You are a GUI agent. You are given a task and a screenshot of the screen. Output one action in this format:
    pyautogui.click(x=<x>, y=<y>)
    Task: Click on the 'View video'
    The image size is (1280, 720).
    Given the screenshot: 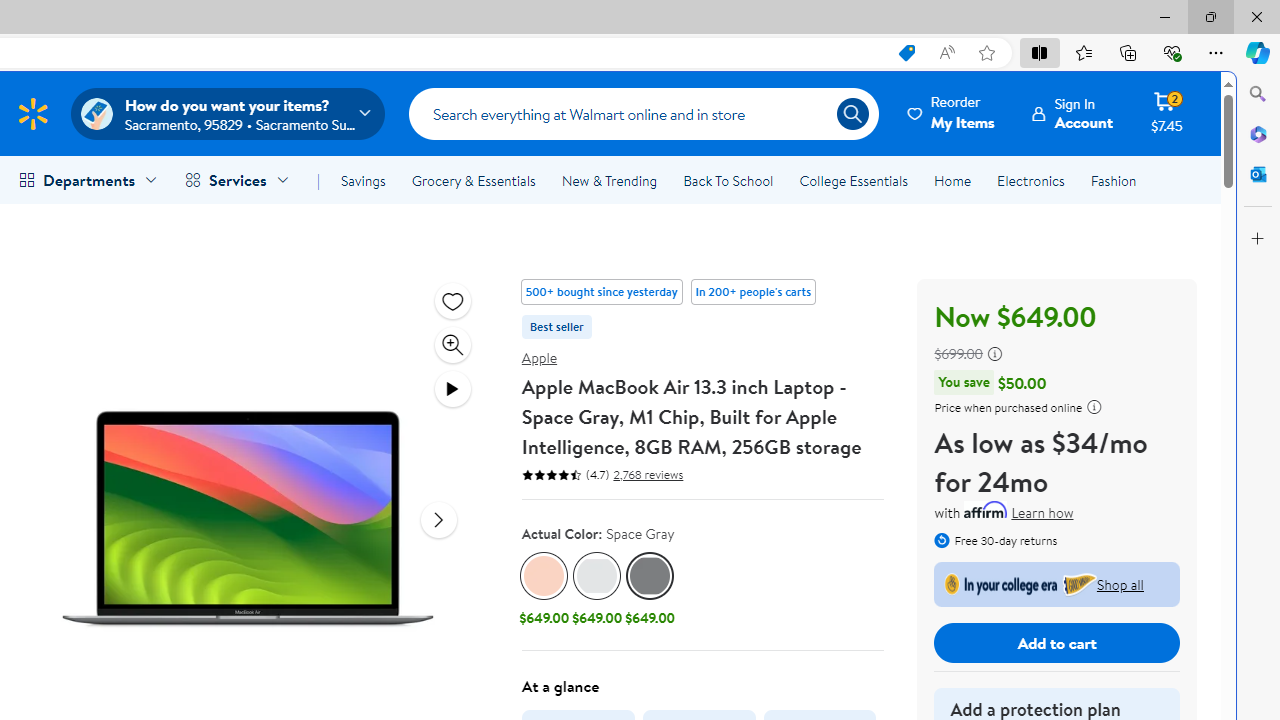 What is the action you would take?
    pyautogui.click(x=451, y=388)
    